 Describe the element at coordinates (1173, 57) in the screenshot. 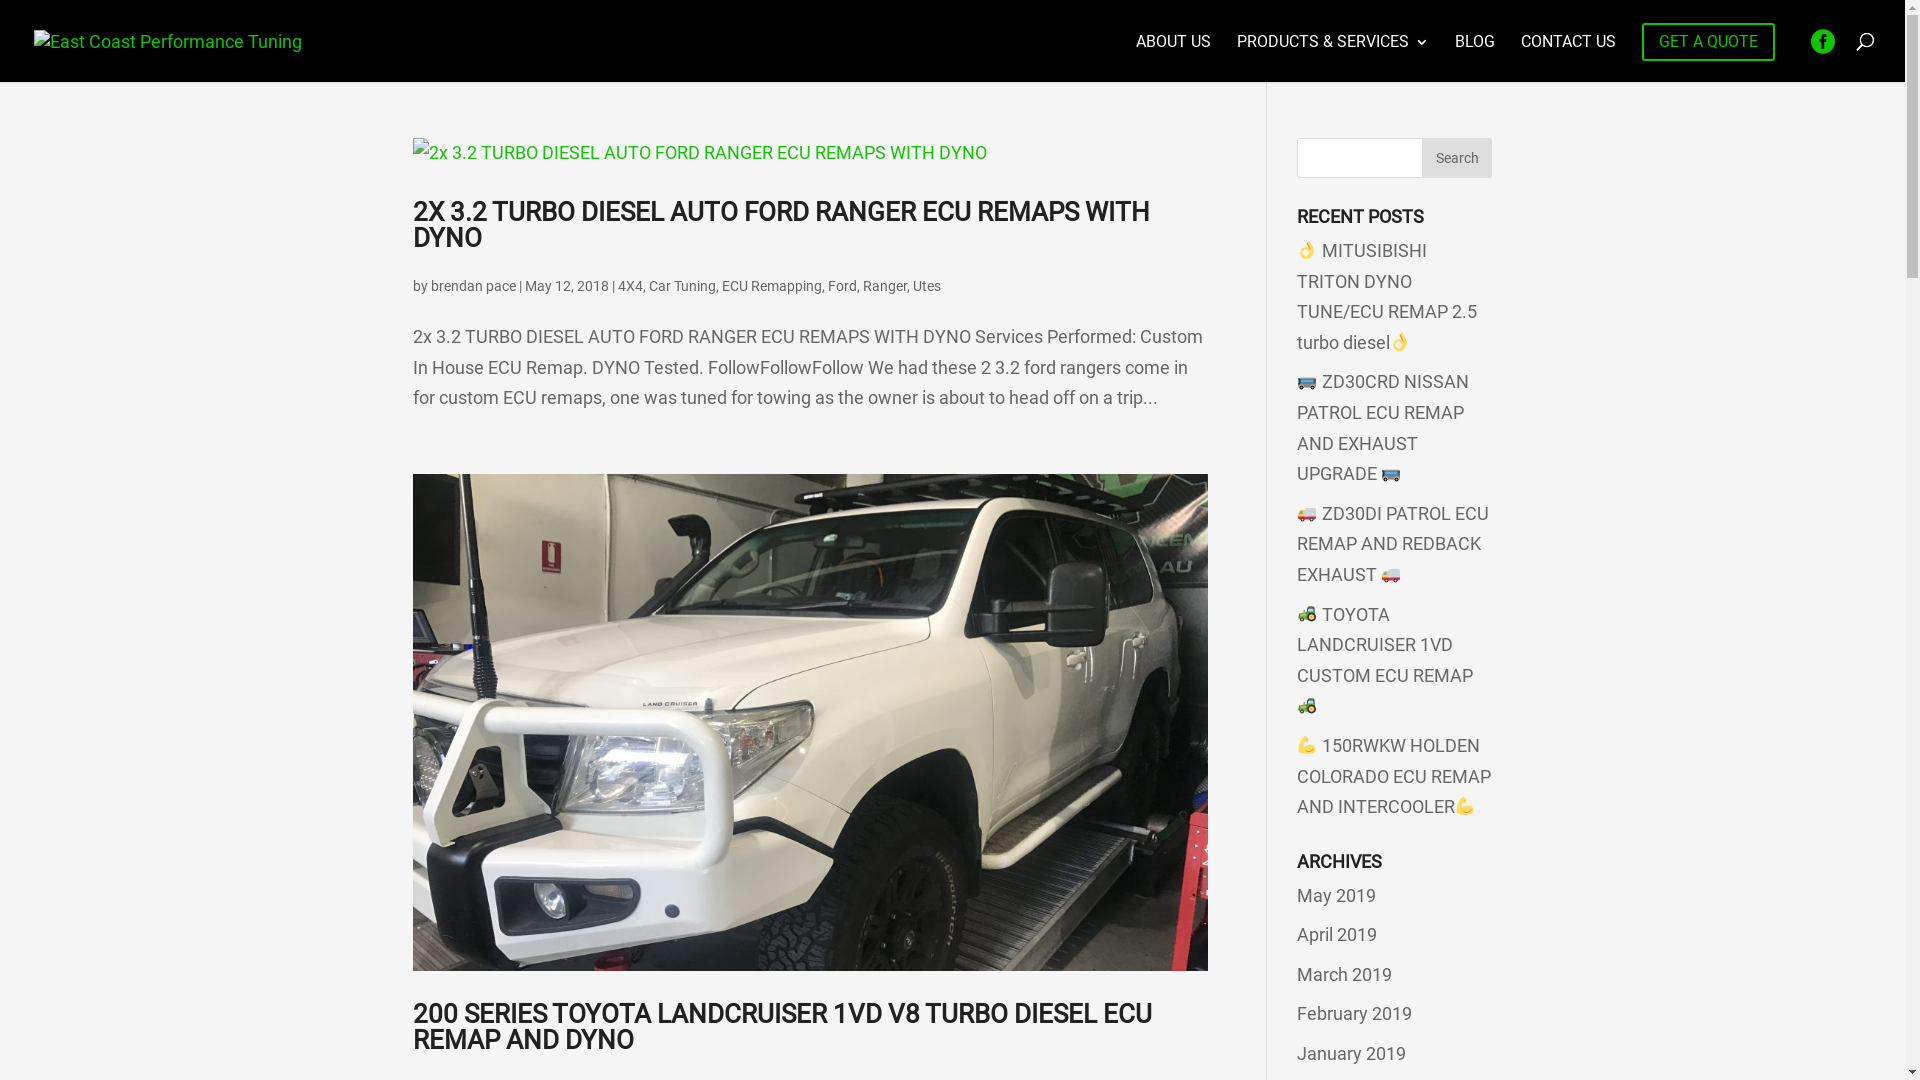

I see `'ABOUT US'` at that location.